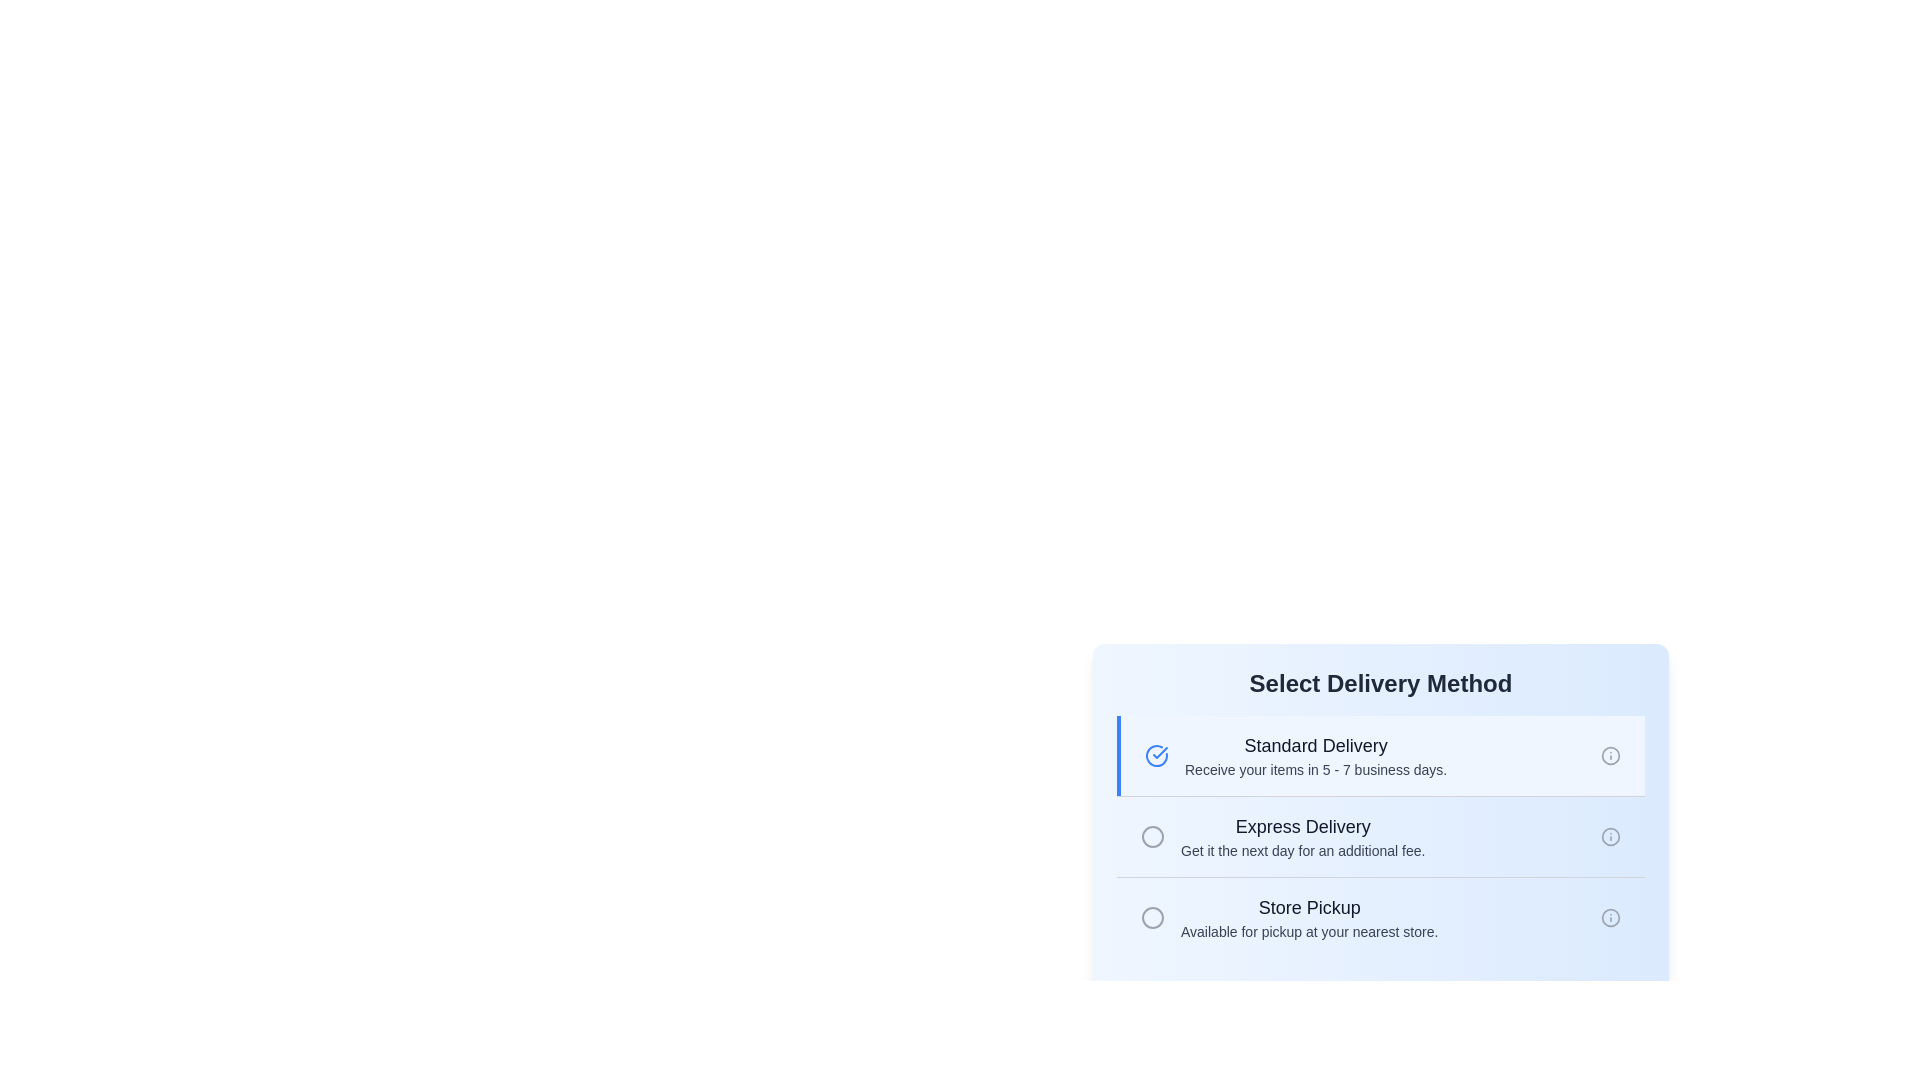 Image resolution: width=1920 pixels, height=1080 pixels. What do you see at coordinates (1296, 756) in the screenshot?
I see `the 'Standard Delivery' selectable list option to get additional information about this delivery method` at bounding box center [1296, 756].